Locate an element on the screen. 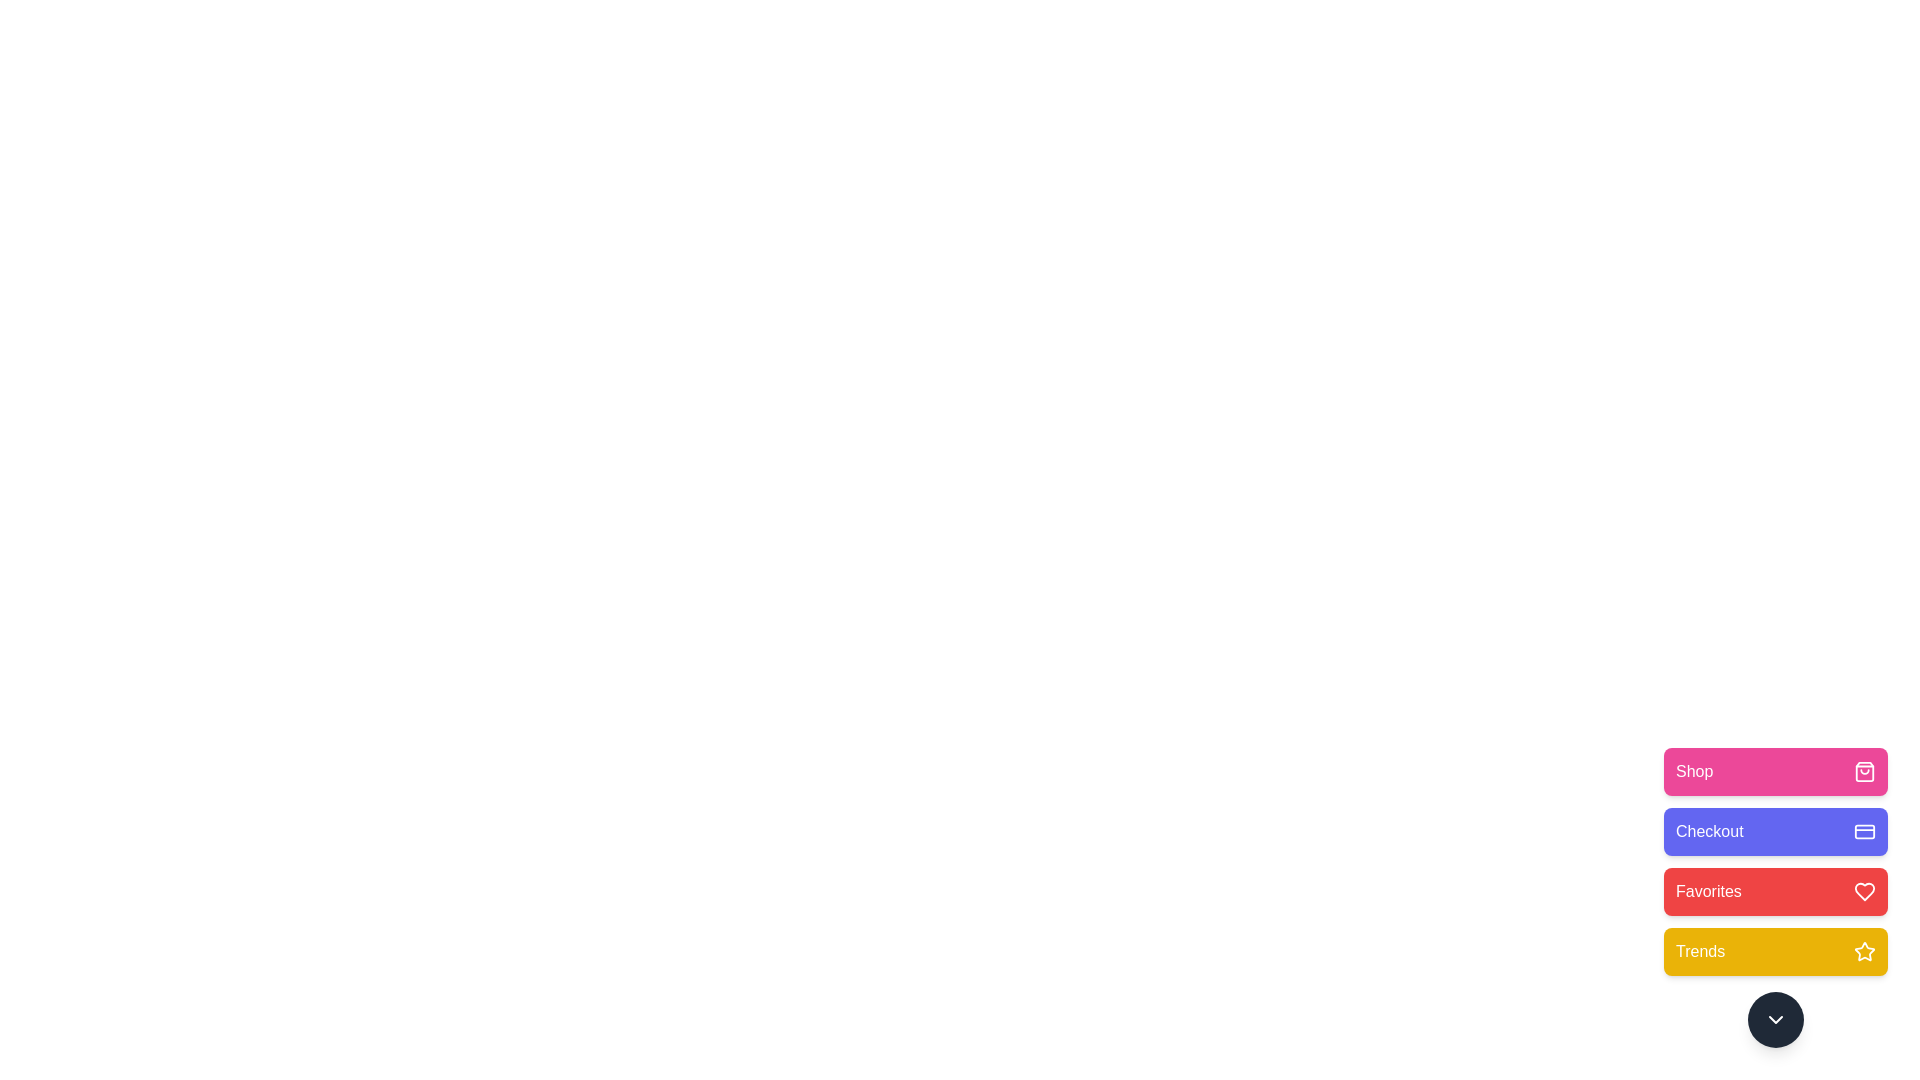 The height and width of the screenshot is (1080, 1920). the Shop button to observe its transition effect is located at coordinates (1776, 770).